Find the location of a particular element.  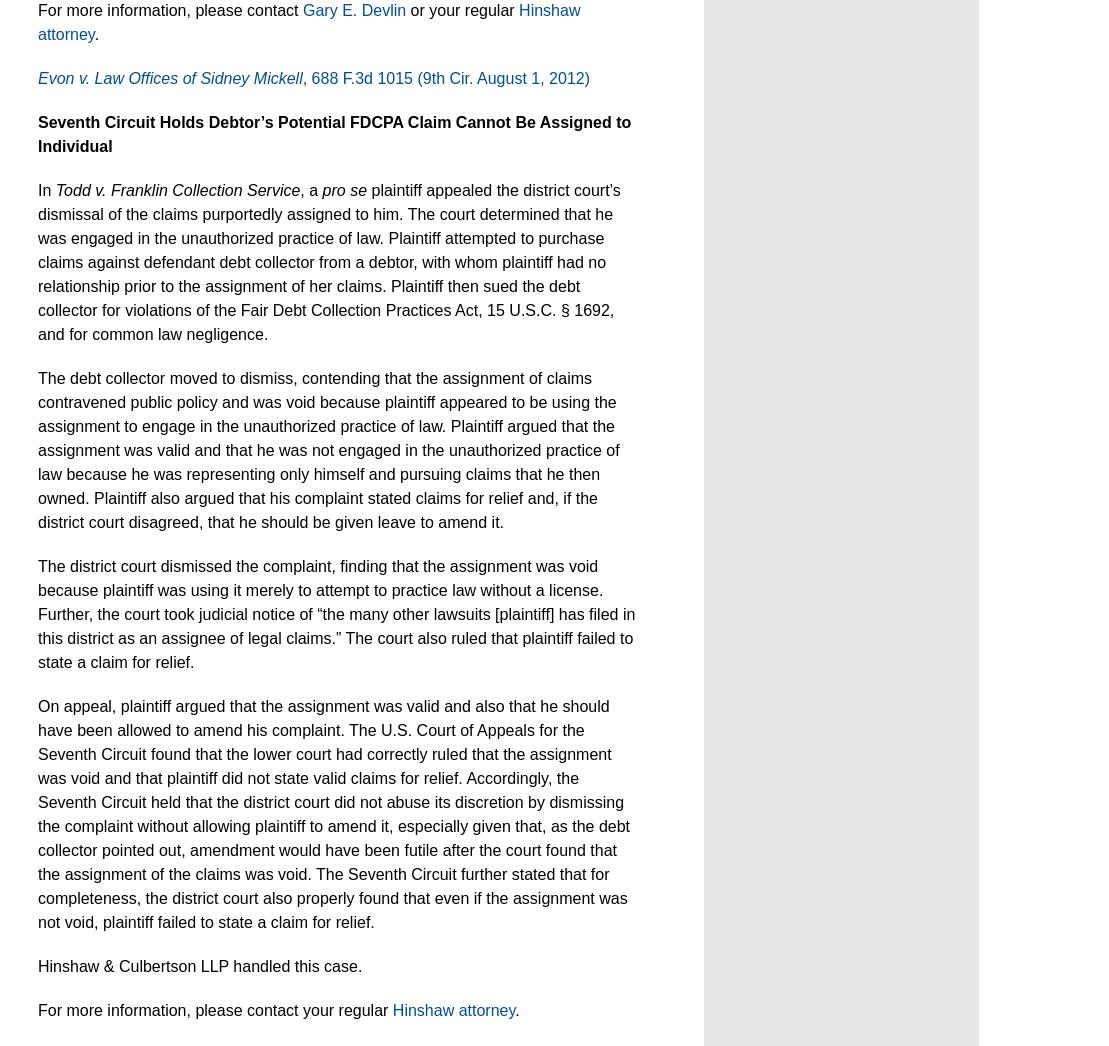

'The district court dismissed the complaint, finding that the assignment was void because plaintiff was using it merely to attempt to practice law without a license. Further, the court took judicial notice of “the many other lawsuits [plaintiff] has filed in this district as an assignee of legal claims.” The court also ruled that plaintiff failed to state a claim for relief.' is located at coordinates (38, 614).